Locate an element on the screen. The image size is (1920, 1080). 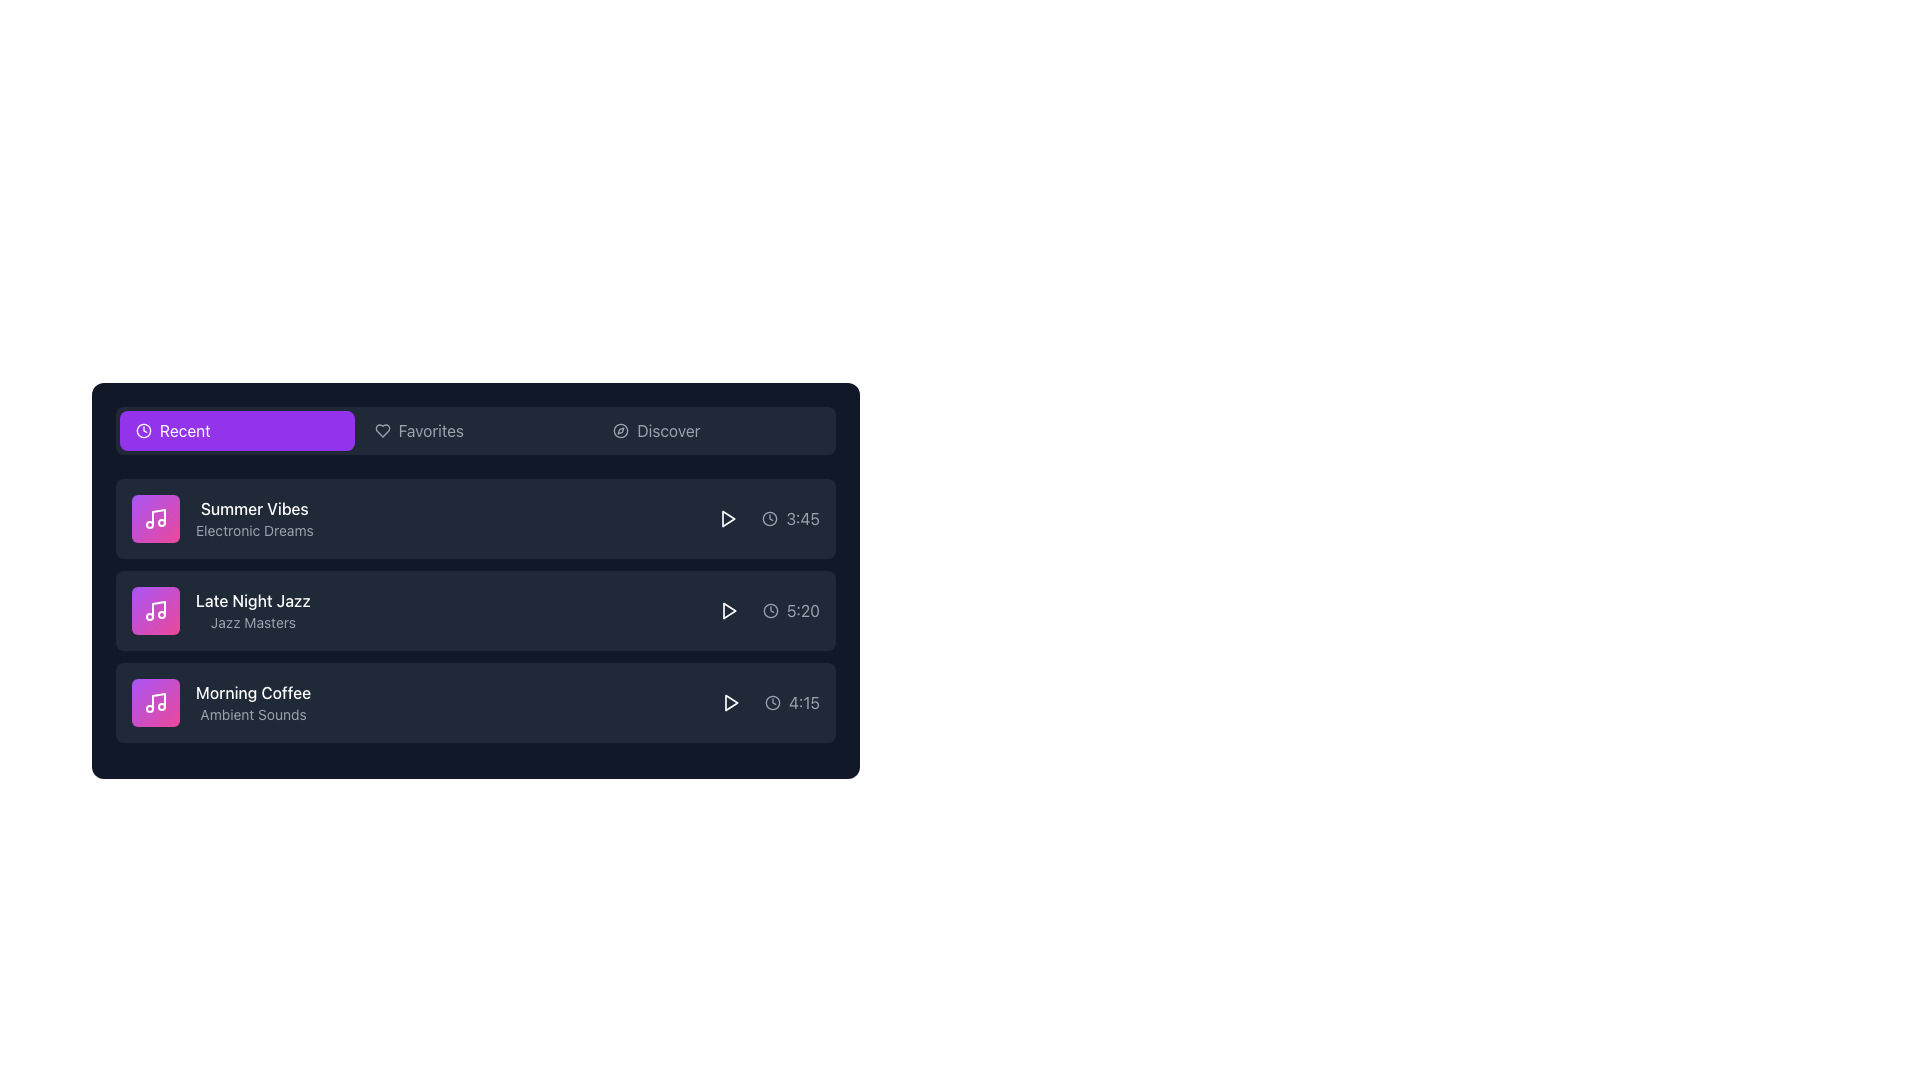
the text label 'Jazz Masters' which is a small light gray label positioned below the larger label 'Late Night Jazz' against a dark background is located at coordinates (252, 622).